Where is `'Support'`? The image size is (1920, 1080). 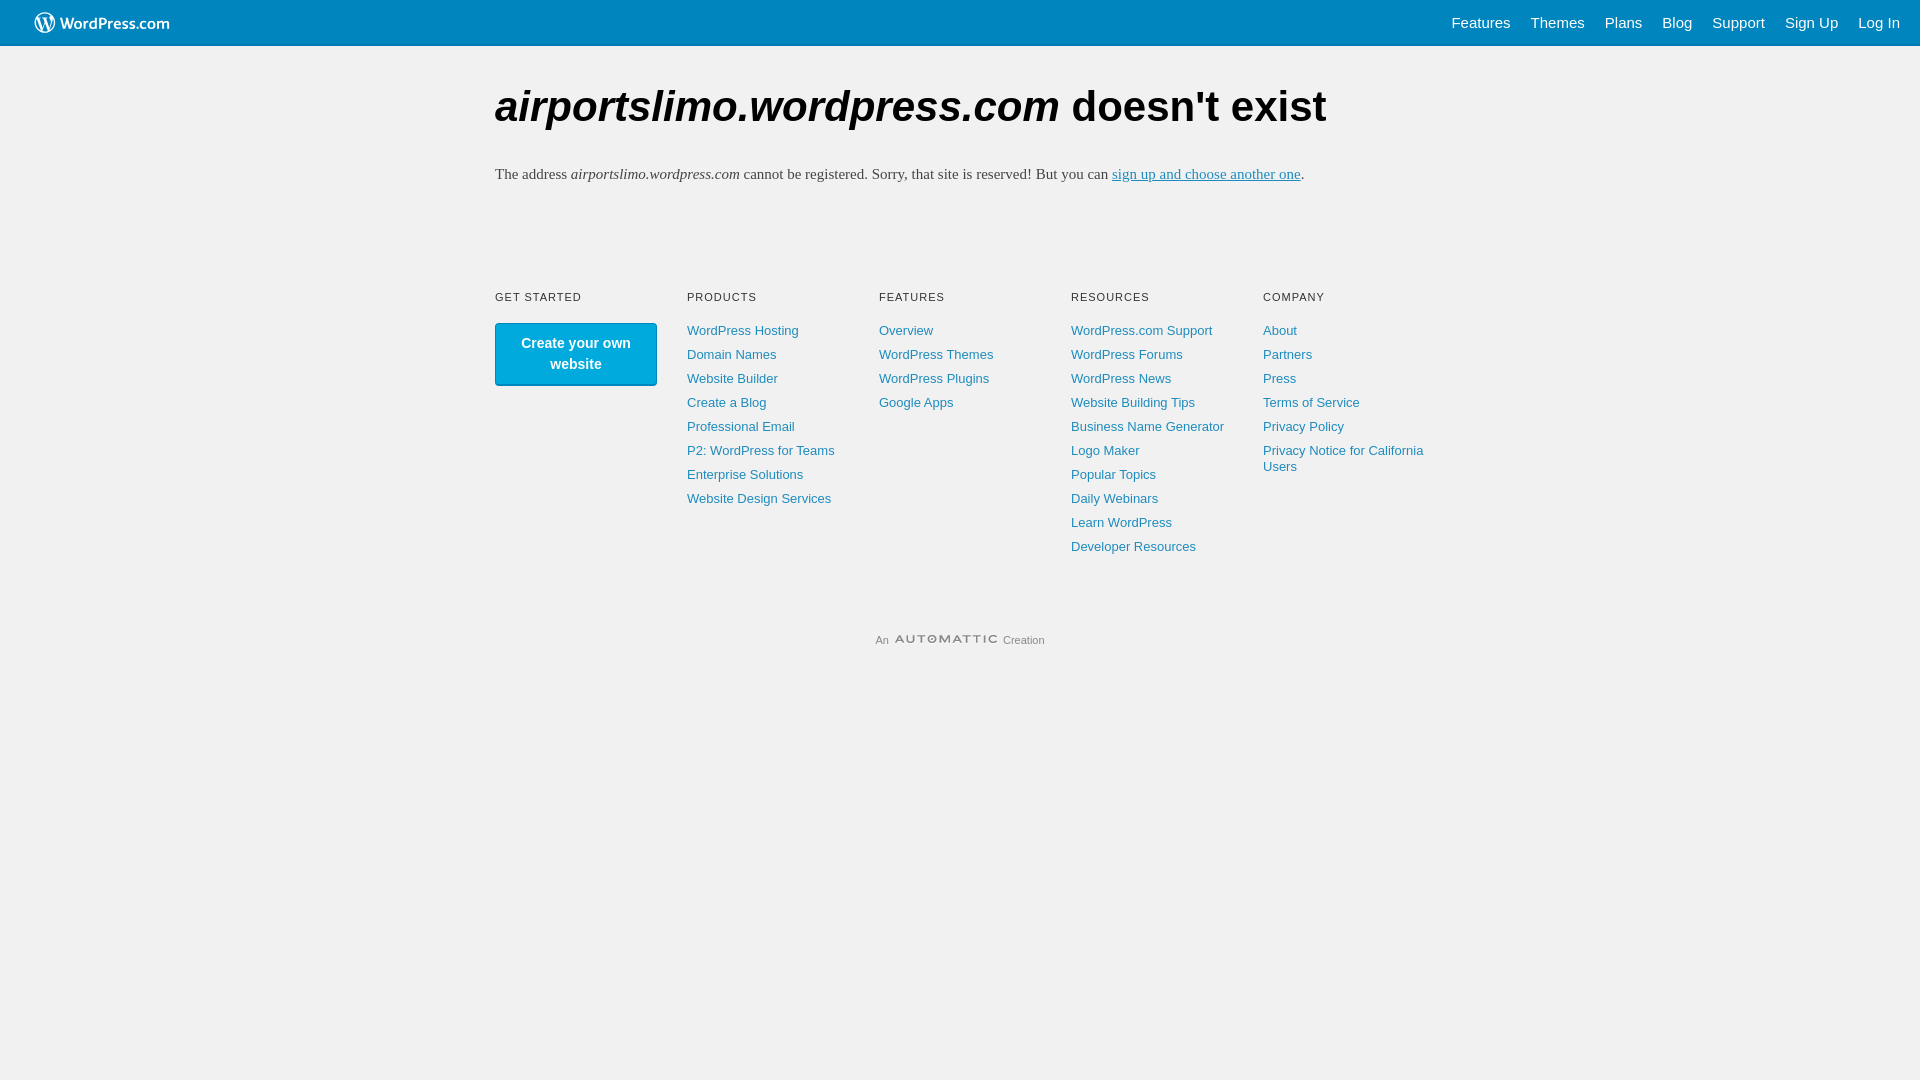
'Support' is located at coordinates (1737, 23).